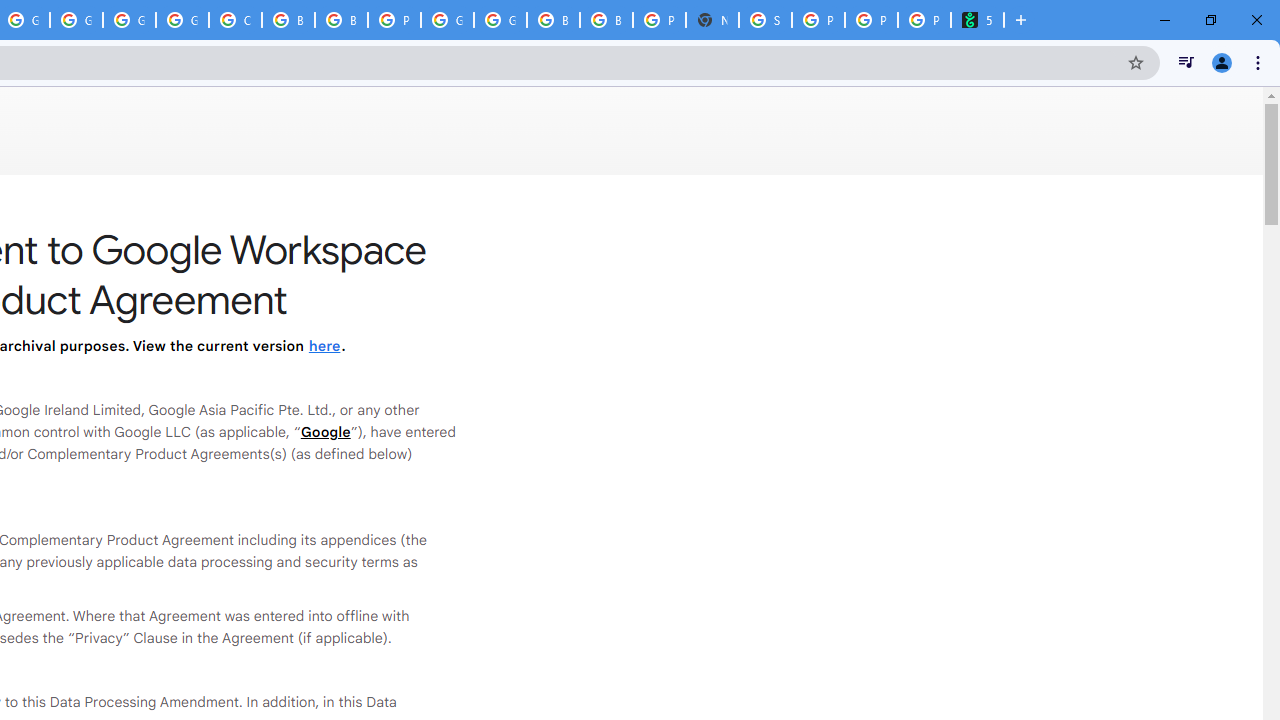 The image size is (1280, 720). I want to click on 'Google Cloud Platform', so click(500, 20).